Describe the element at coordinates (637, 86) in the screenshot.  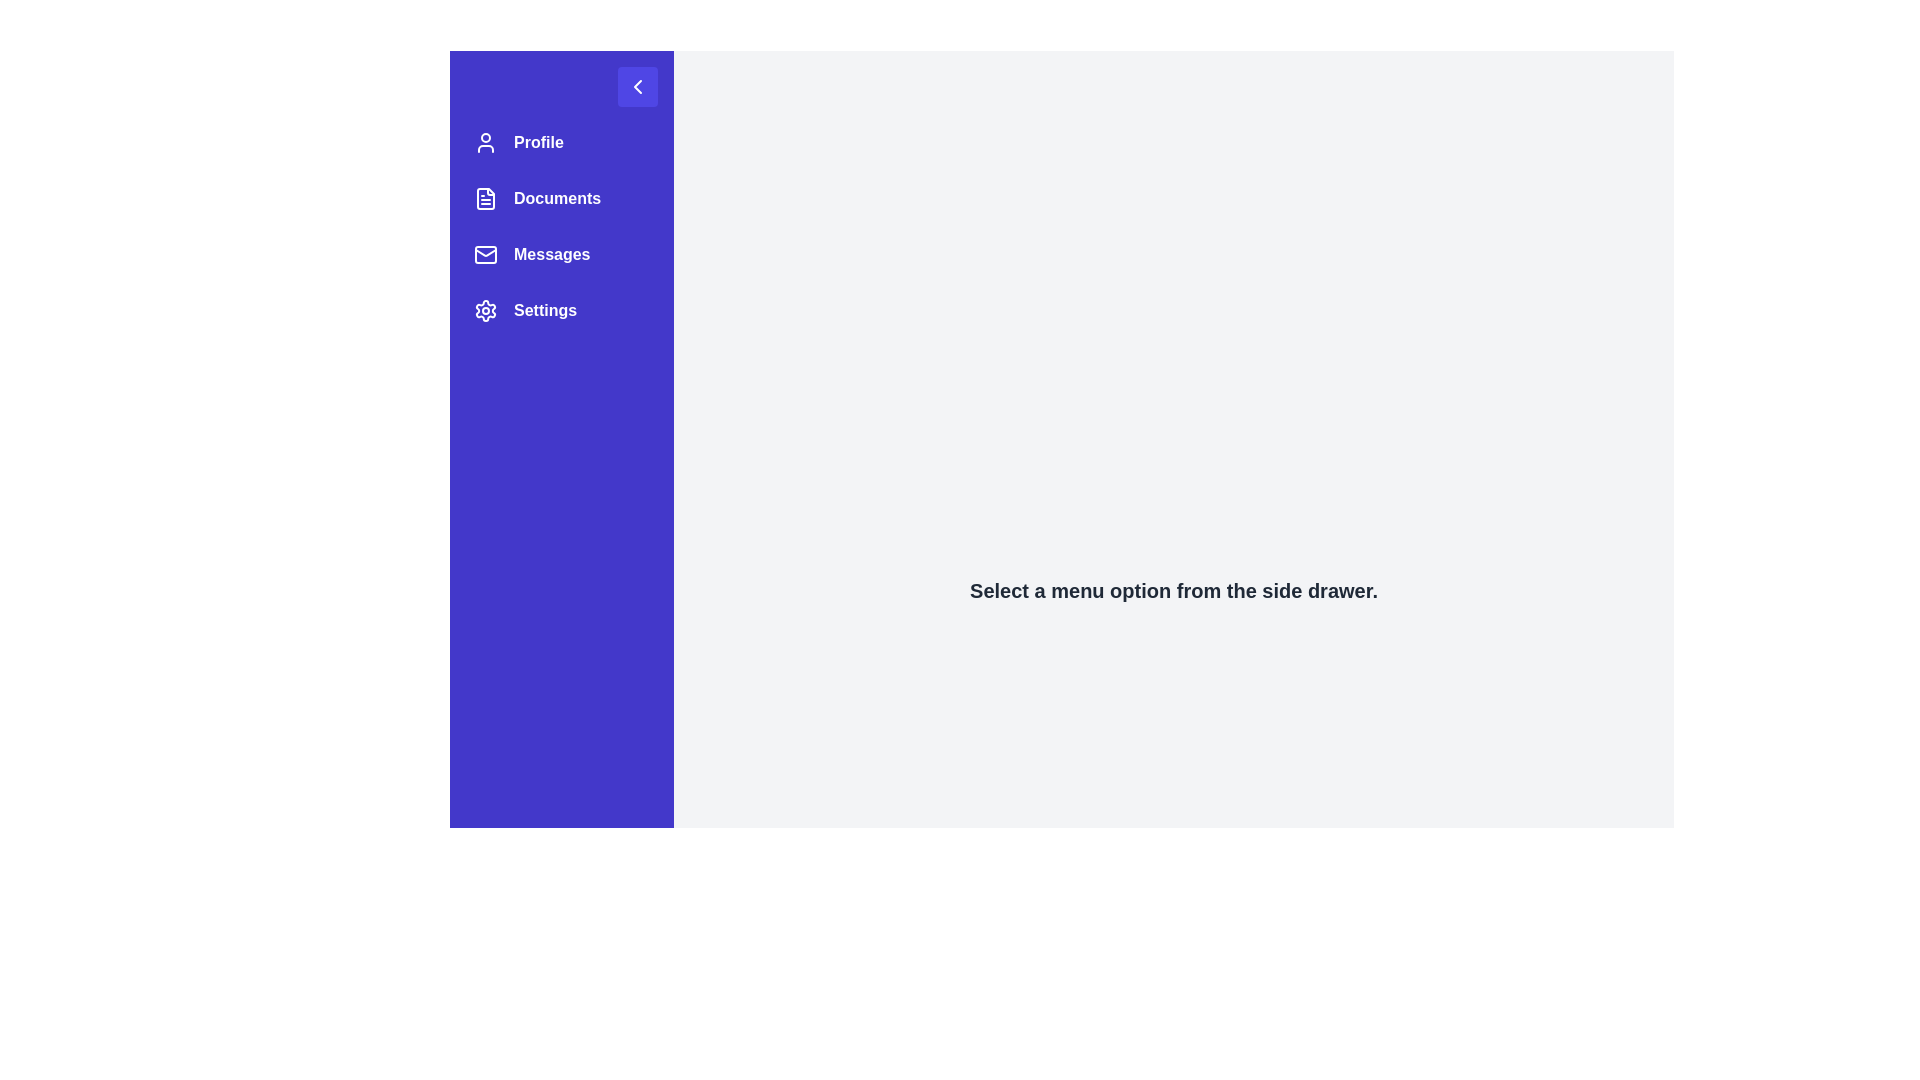
I see `the toggle button located at the top-right corner of the vertical navigation bar` at that location.